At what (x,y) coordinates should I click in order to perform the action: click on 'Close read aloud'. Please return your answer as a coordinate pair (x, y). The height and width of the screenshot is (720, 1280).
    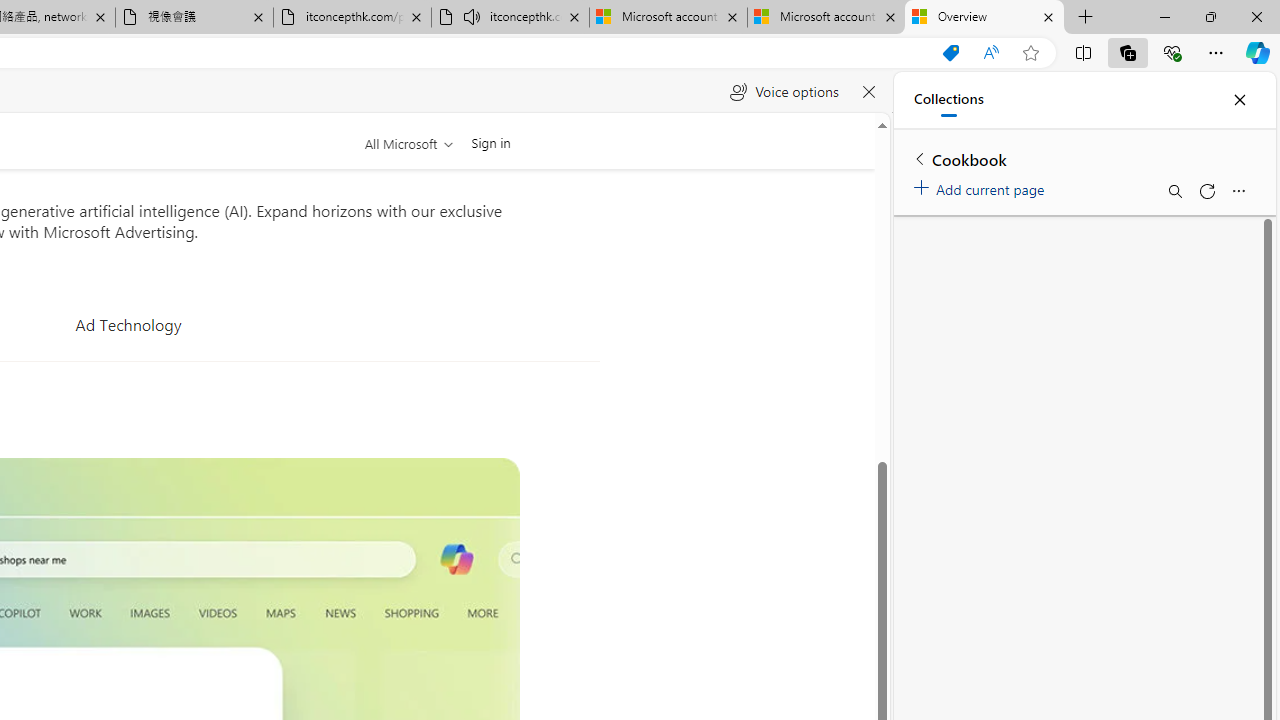
    Looking at the image, I should click on (868, 92).